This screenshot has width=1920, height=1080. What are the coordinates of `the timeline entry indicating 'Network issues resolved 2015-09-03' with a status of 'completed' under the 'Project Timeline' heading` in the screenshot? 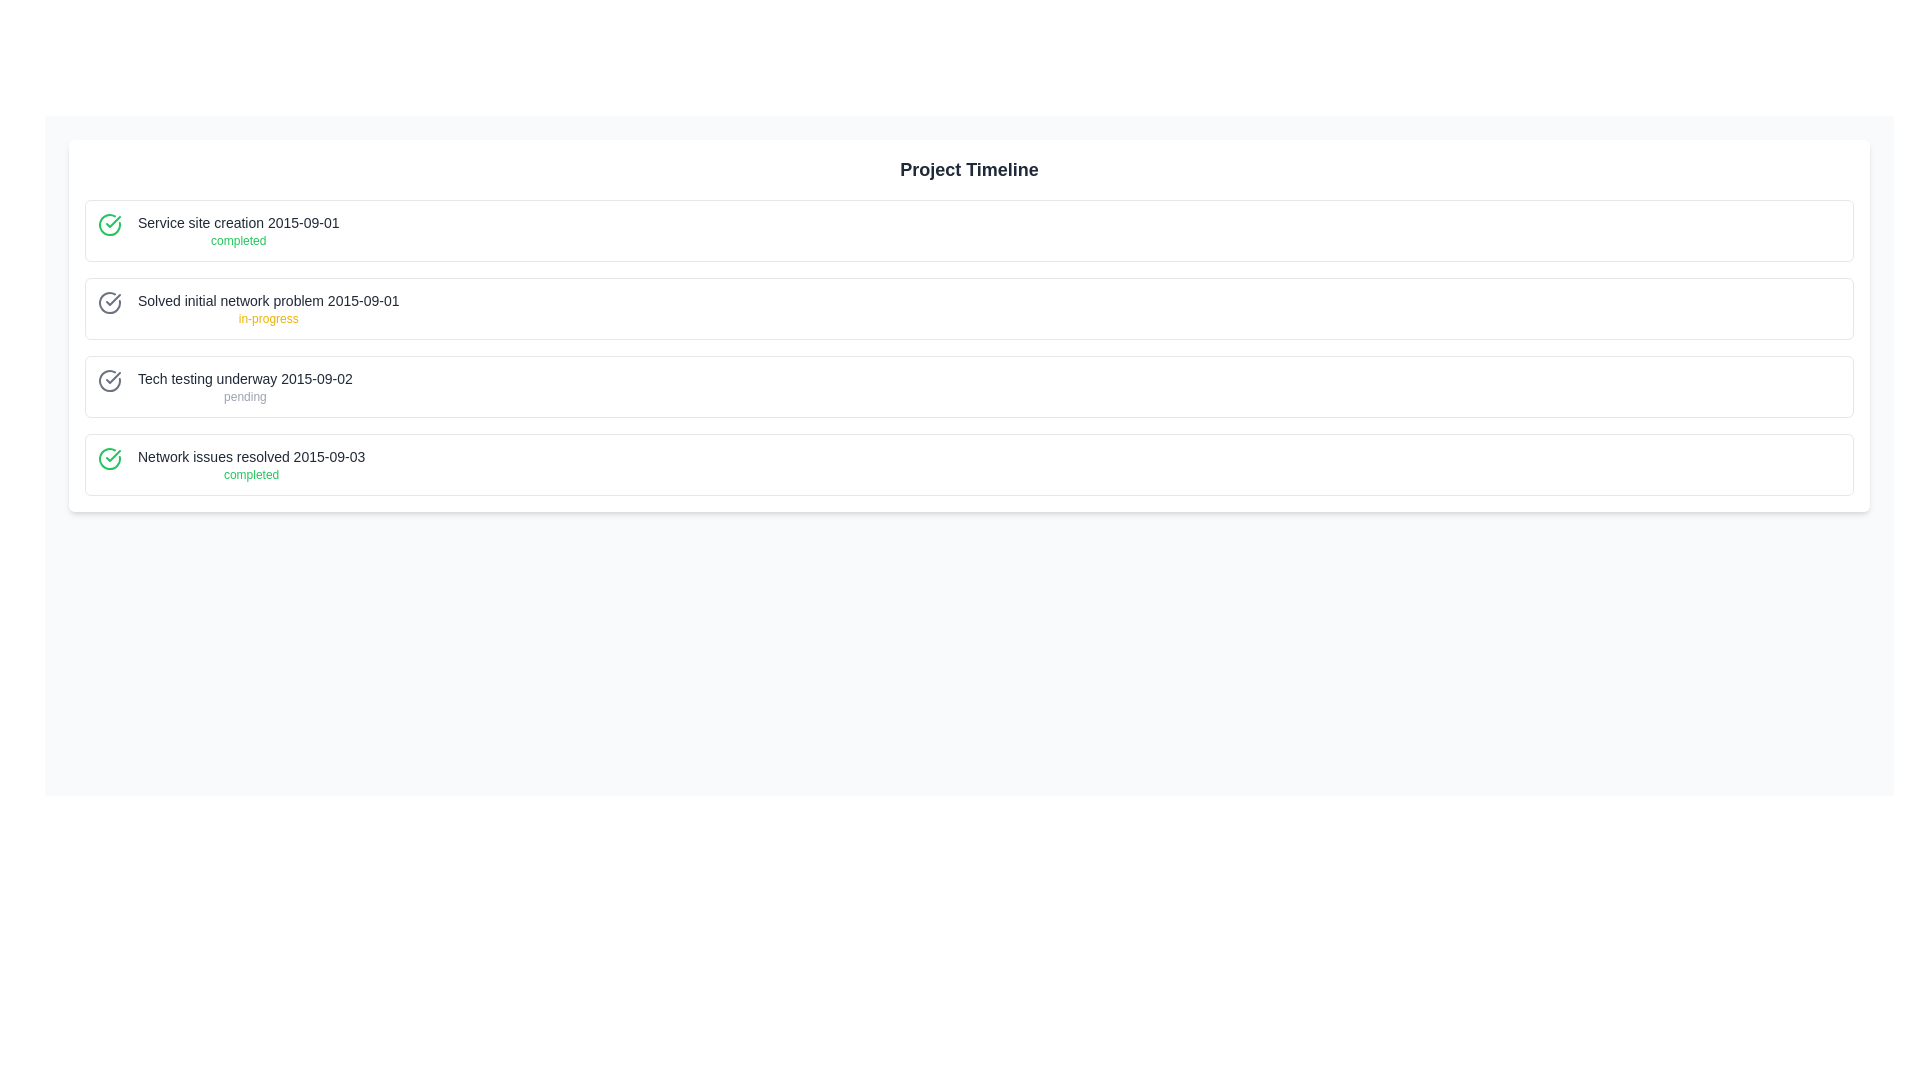 It's located at (250, 465).